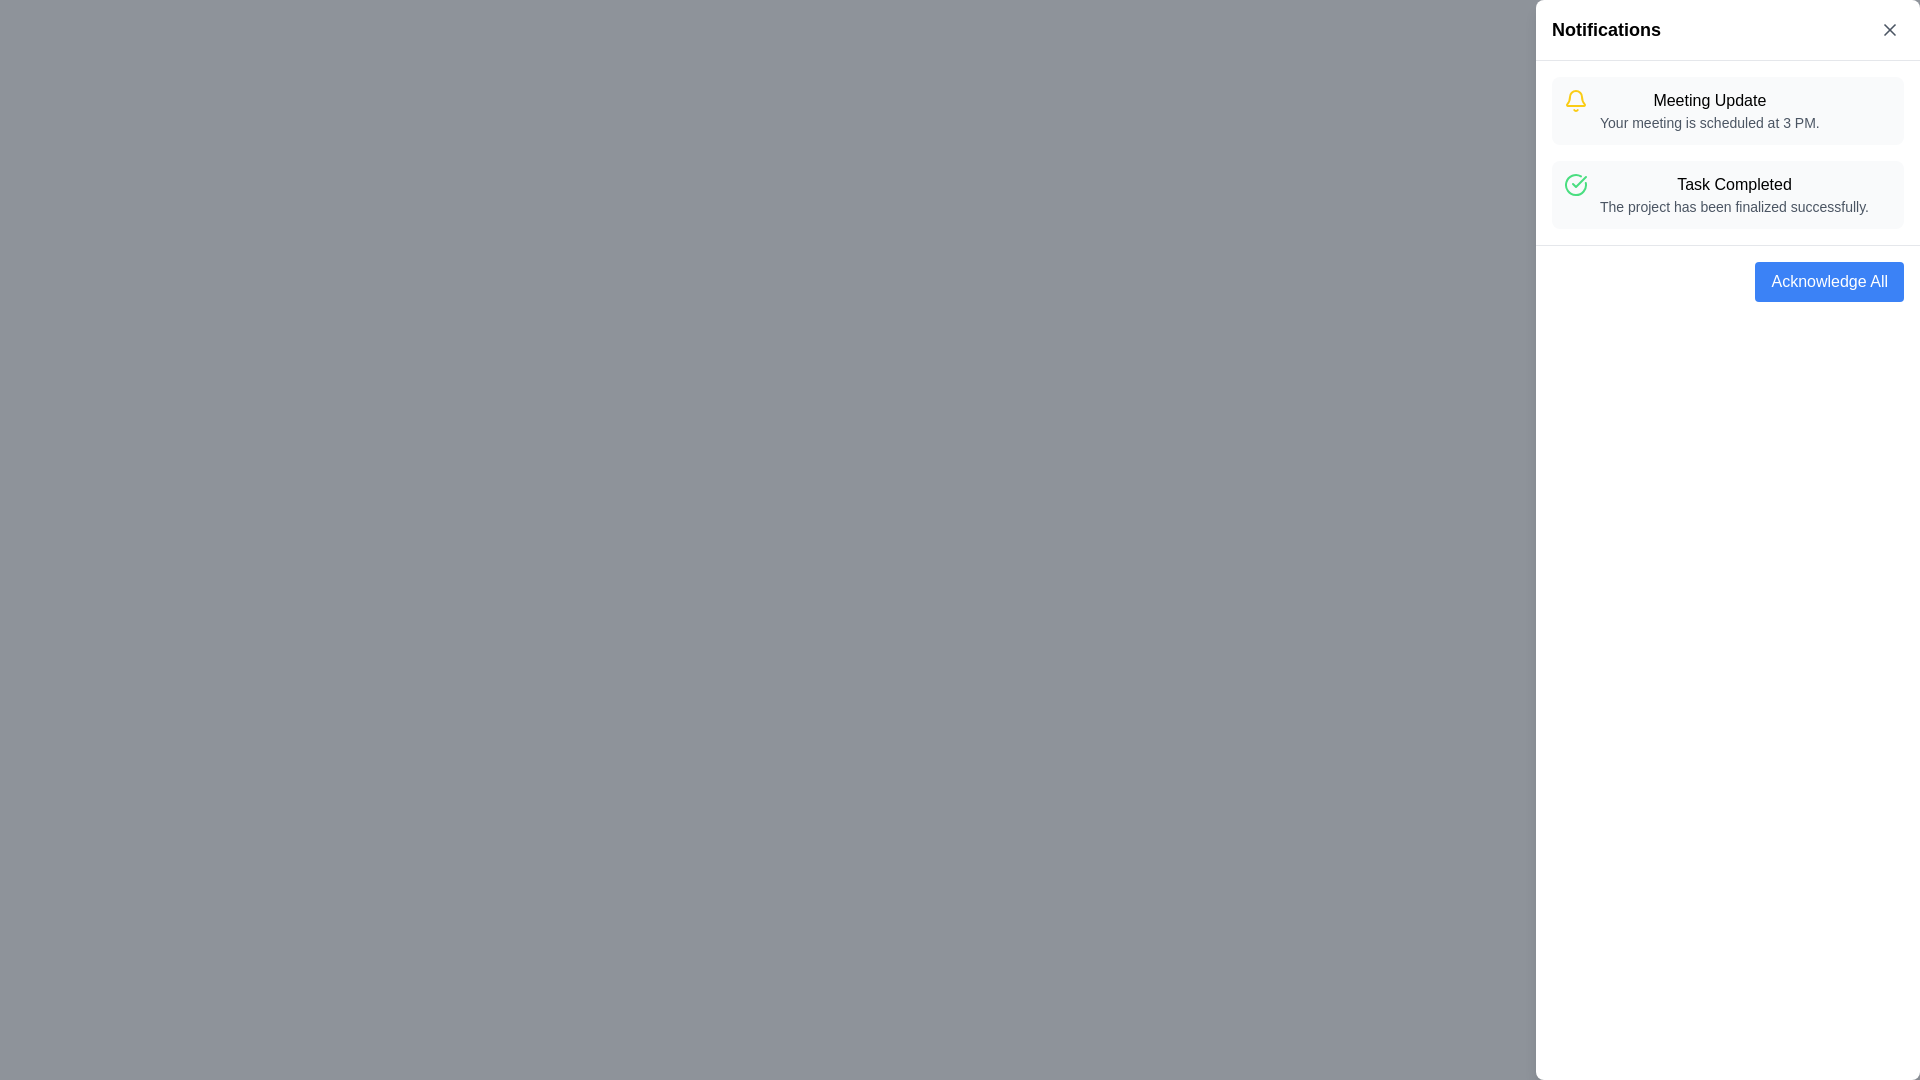 The height and width of the screenshot is (1080, 1920). What do you see at coordinates (1574, 185) in the screenshot?
I see `the green checkmark icon with a circular border located to the left of the 'Task Completed' text in the 'Notifications' sidebar` at bounding box center [1574, 185].